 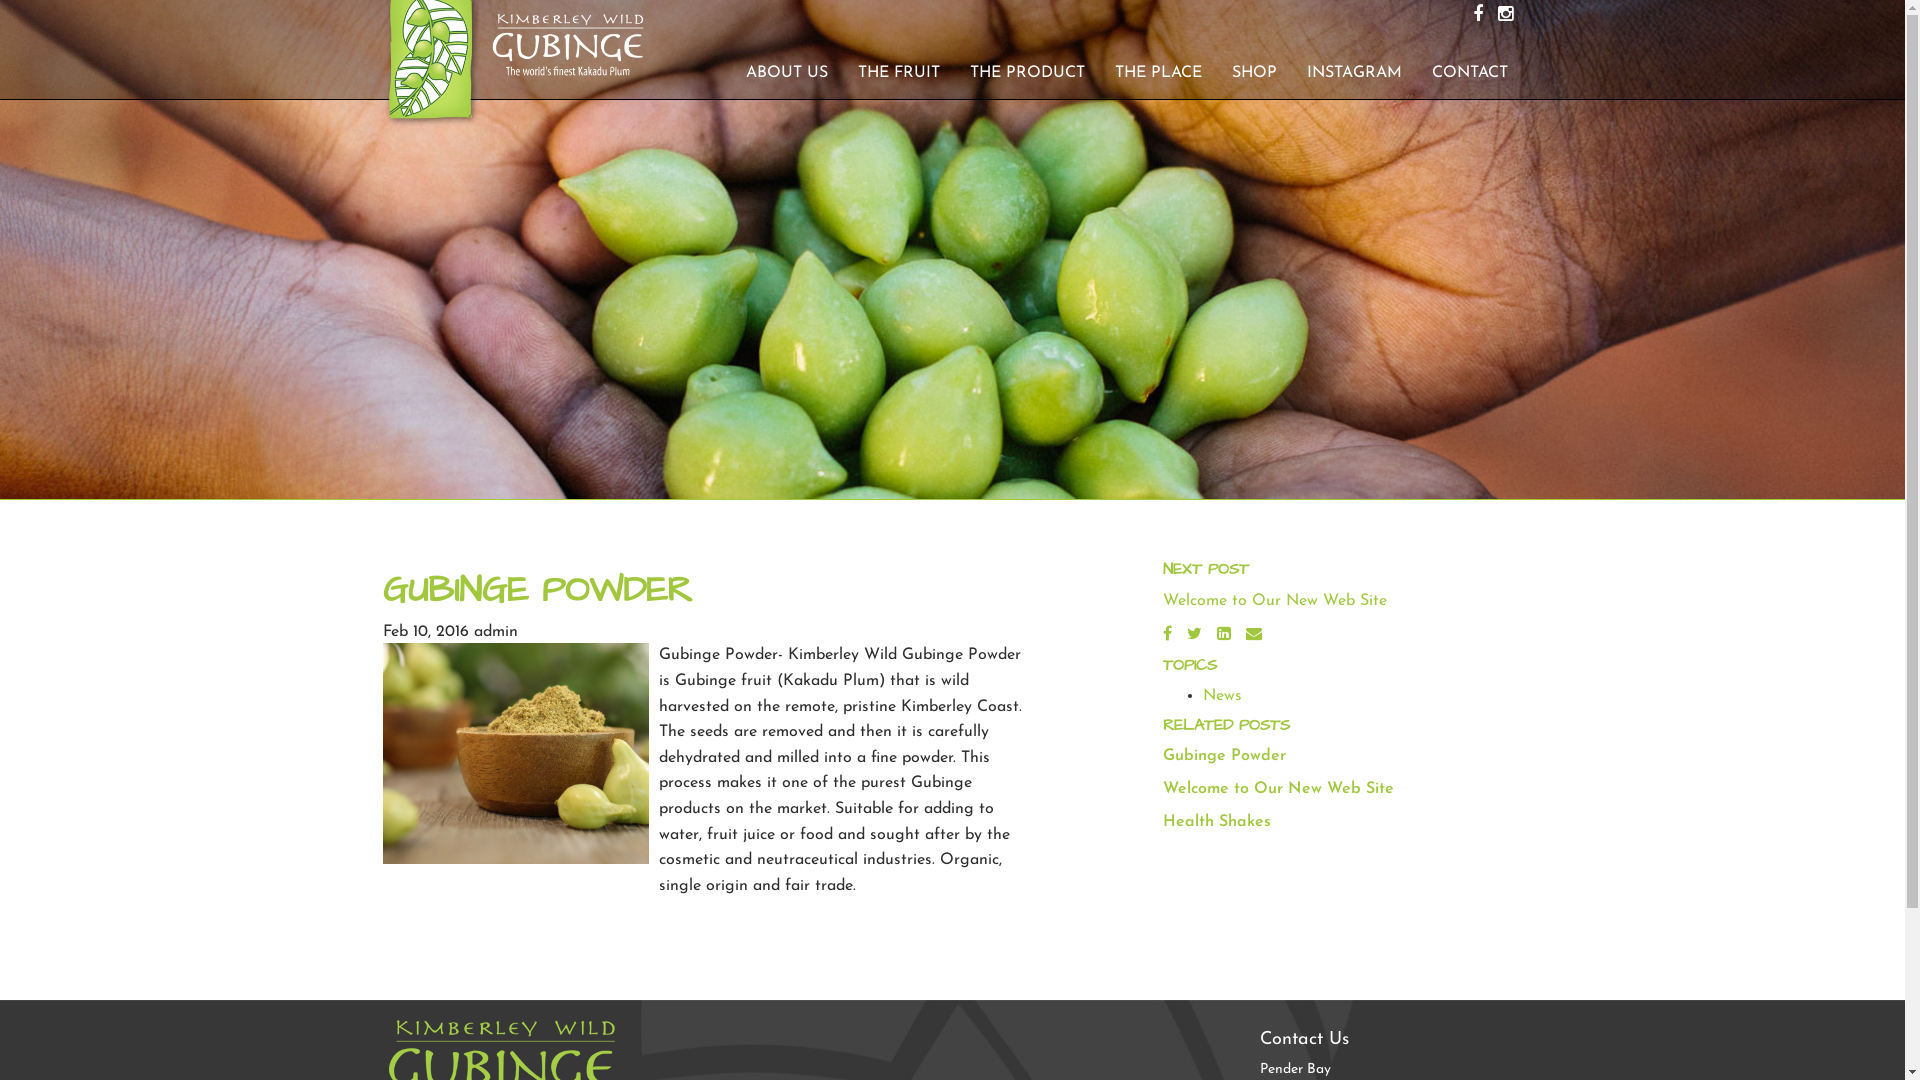 I want to click on 'ABOUT US', so click(x=785, y=72).